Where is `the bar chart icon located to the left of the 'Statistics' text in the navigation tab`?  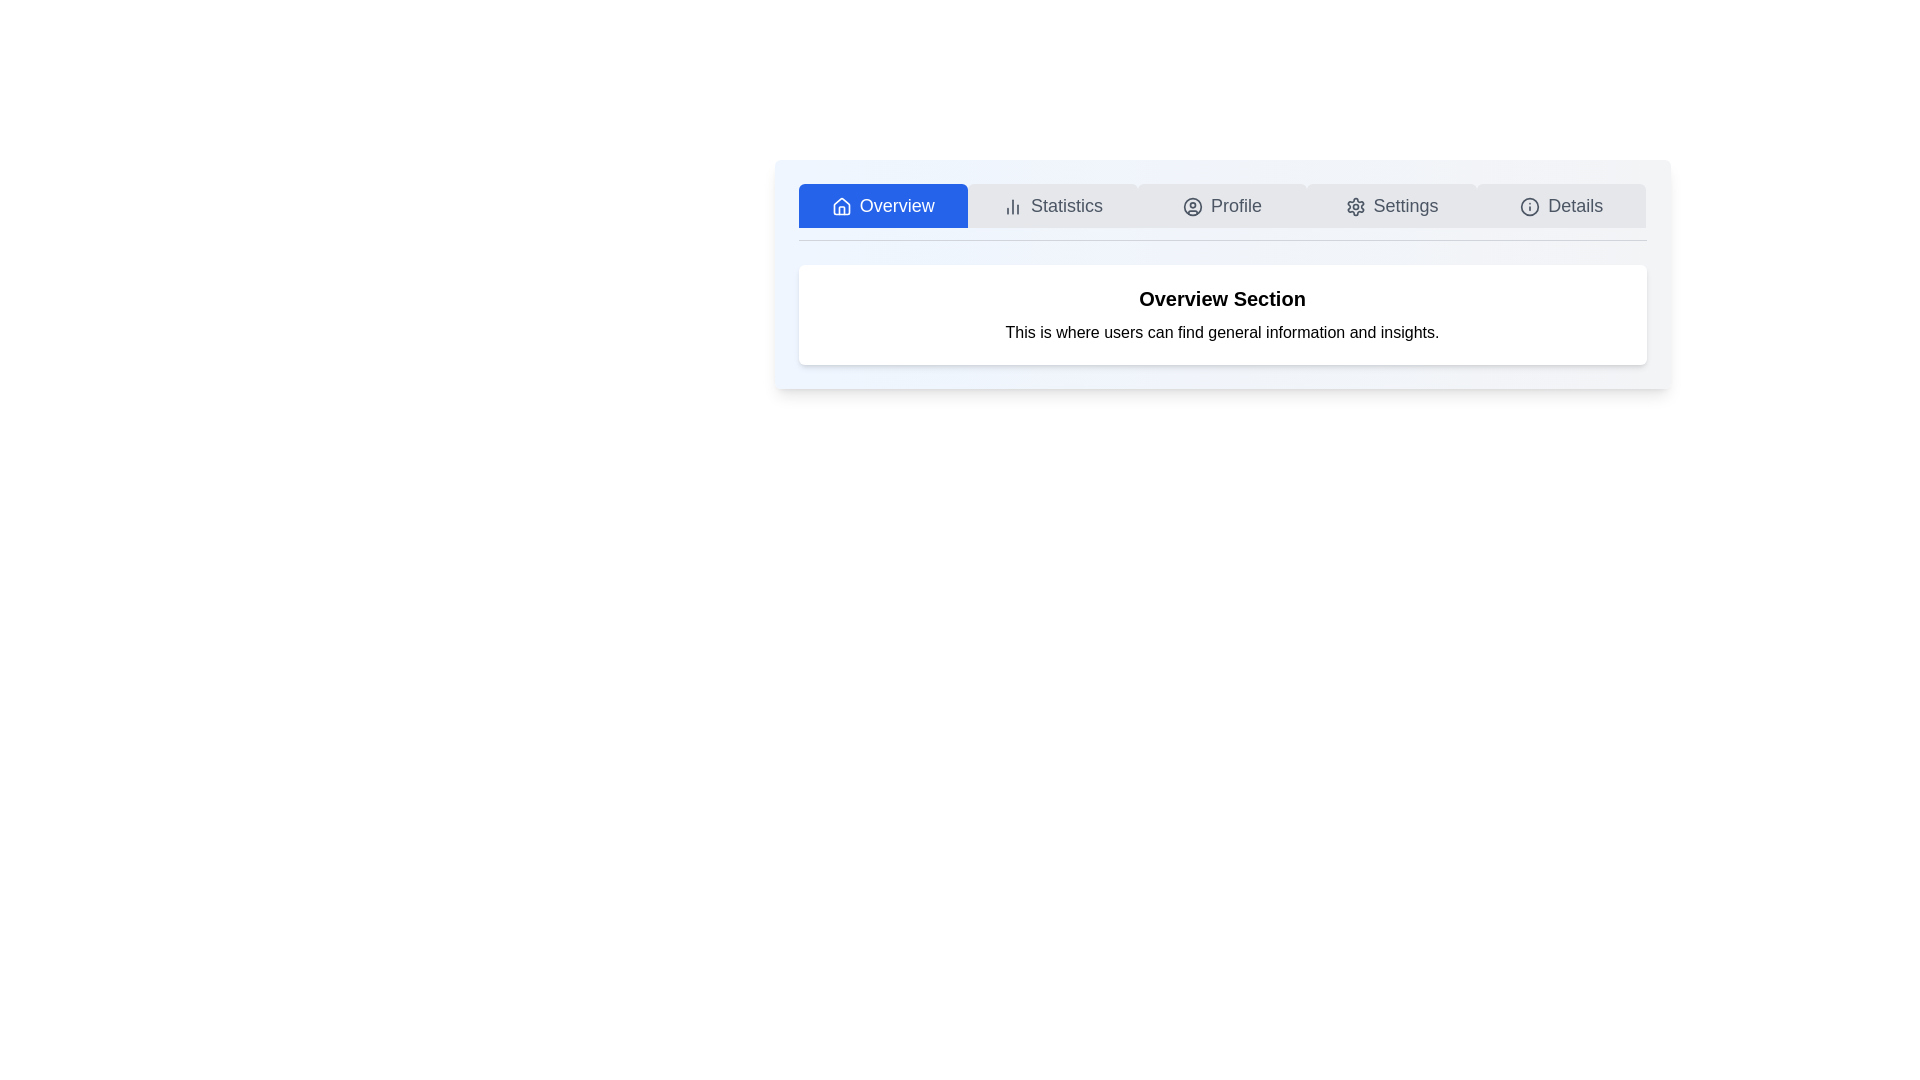 the bar chart icon located to the left of the 'Statistics' text in the navigation tab is located at coordinates (1012, 207).